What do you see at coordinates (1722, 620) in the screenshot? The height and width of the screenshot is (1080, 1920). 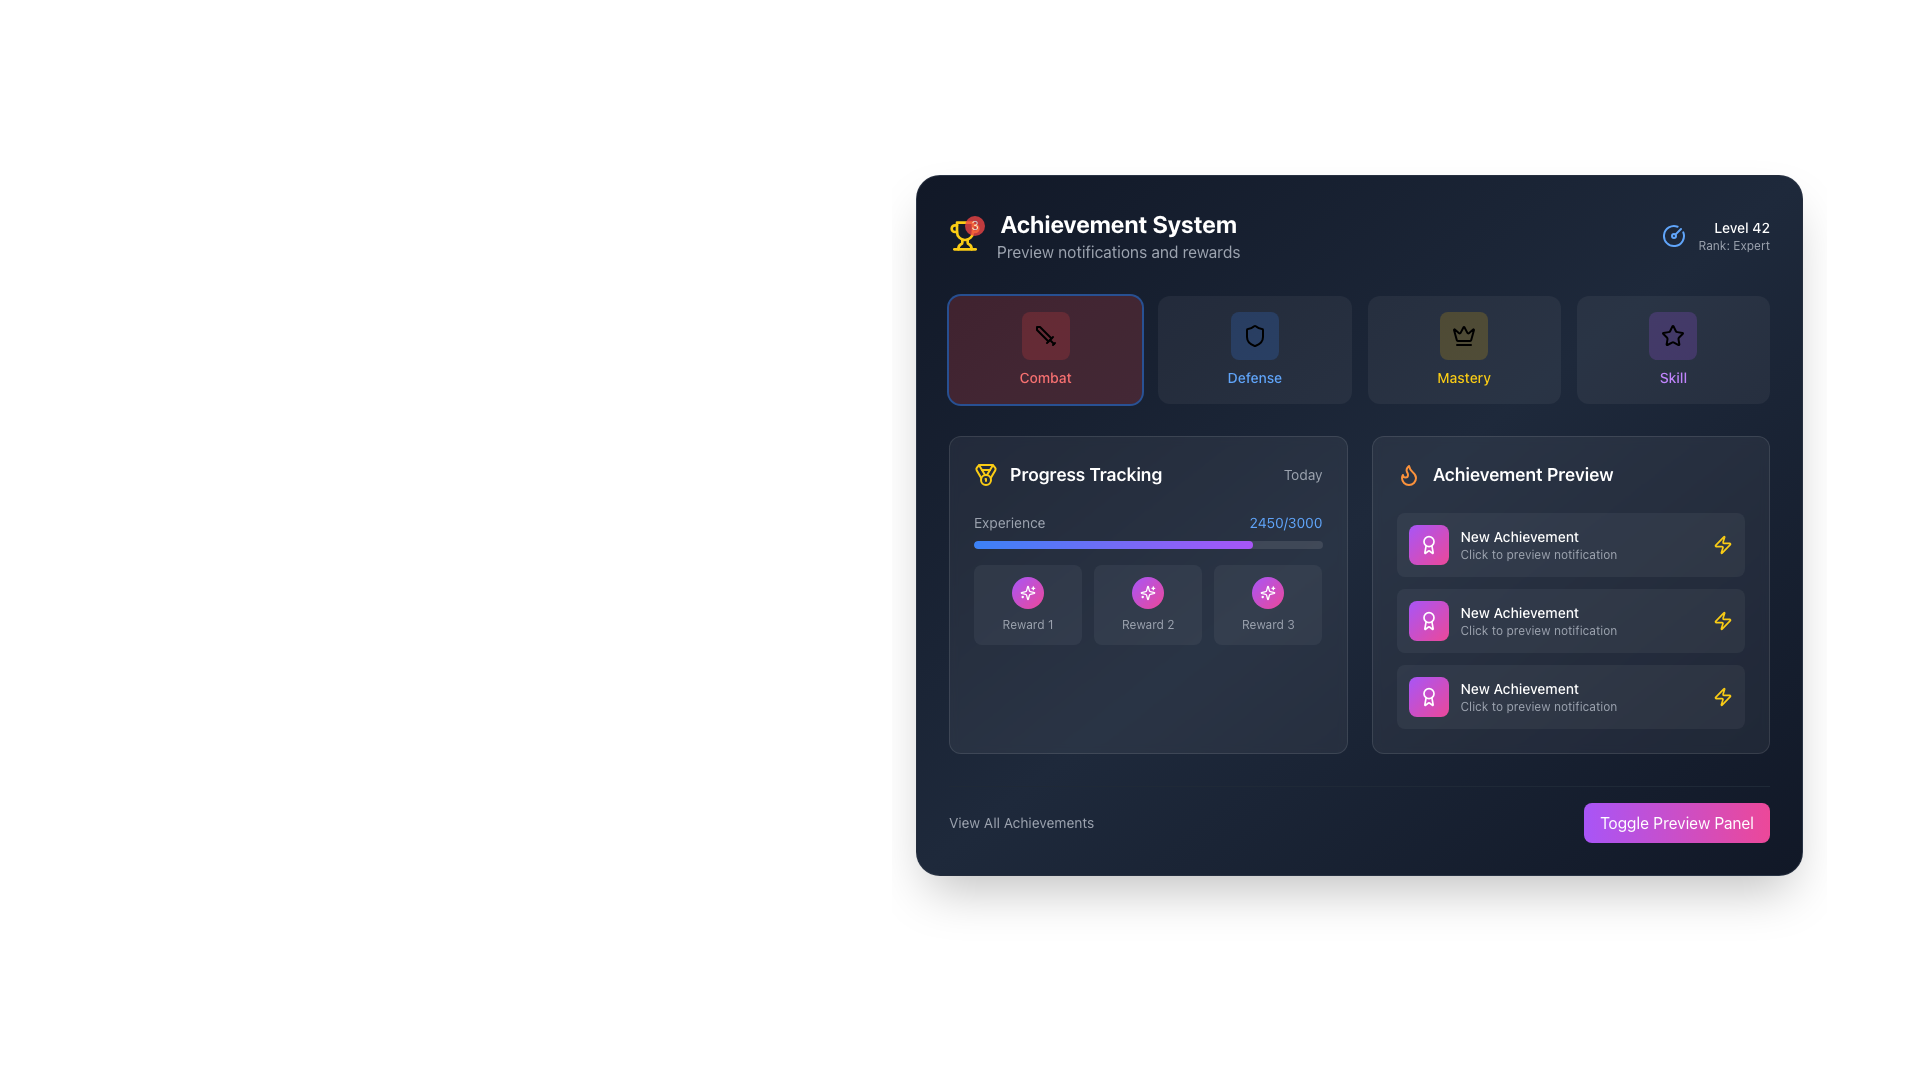 I see `the small, lightning bolt-shaped yellow icon located on the extreme right side of the 'New Achievement' notification card in the 'Achievement Preview' section` at bounding box center [1722, 620].